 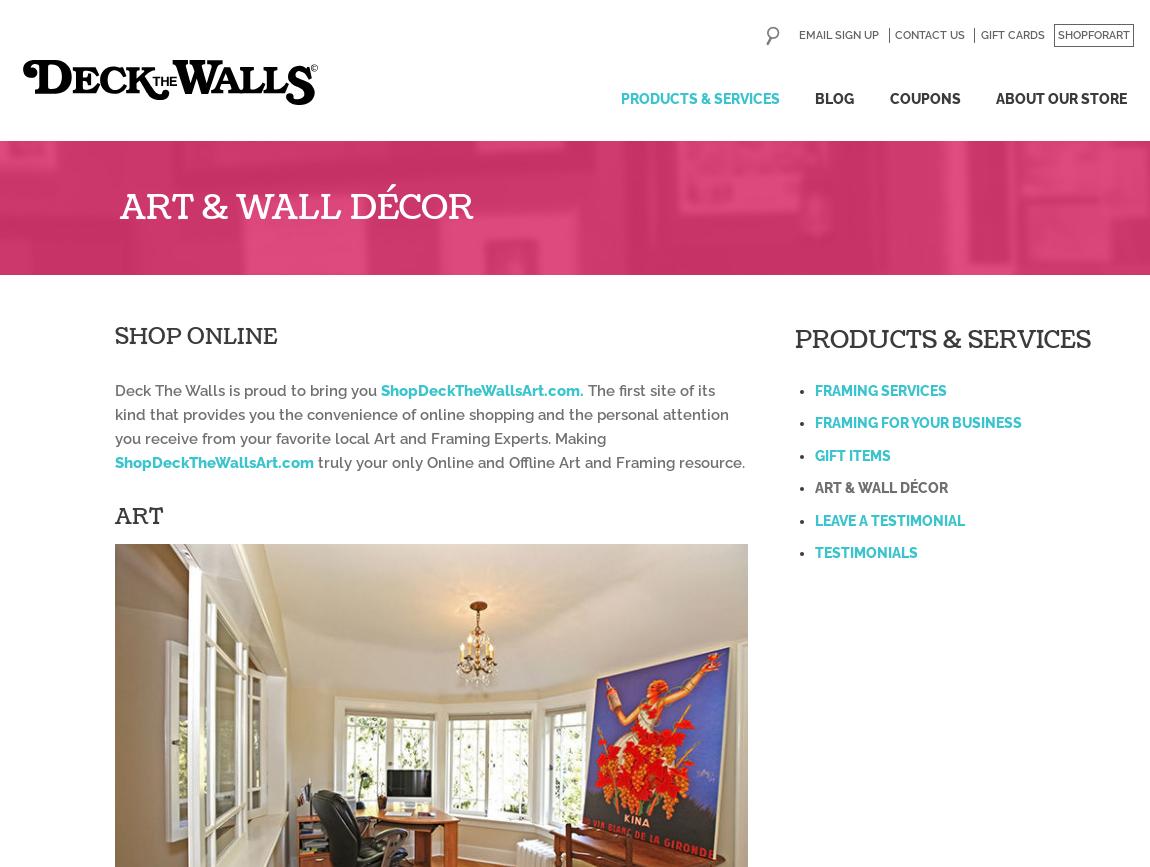 I want to click on 'ShopDeckTheWallsArt.com', so click(x=114, y=461).